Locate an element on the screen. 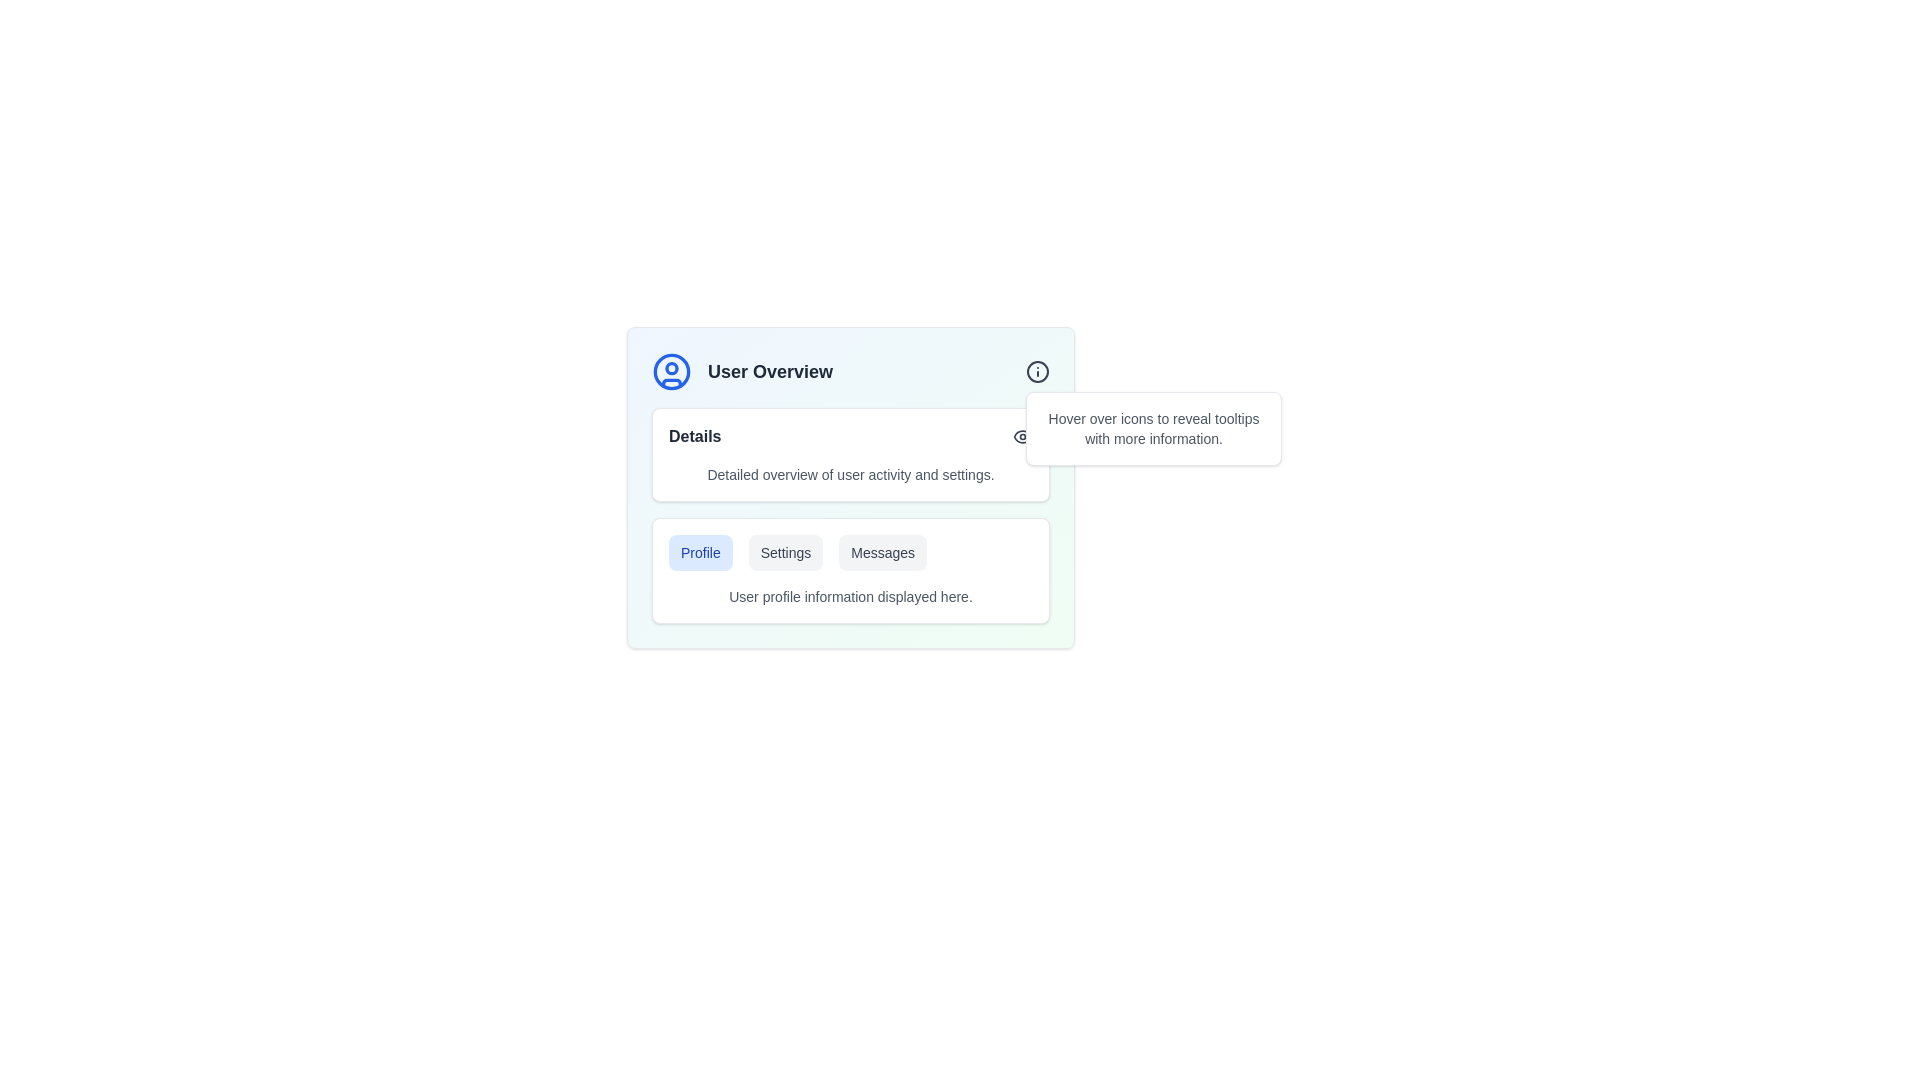  the header text element located at the top-left of the section, next is located at coordinates (741, 371).